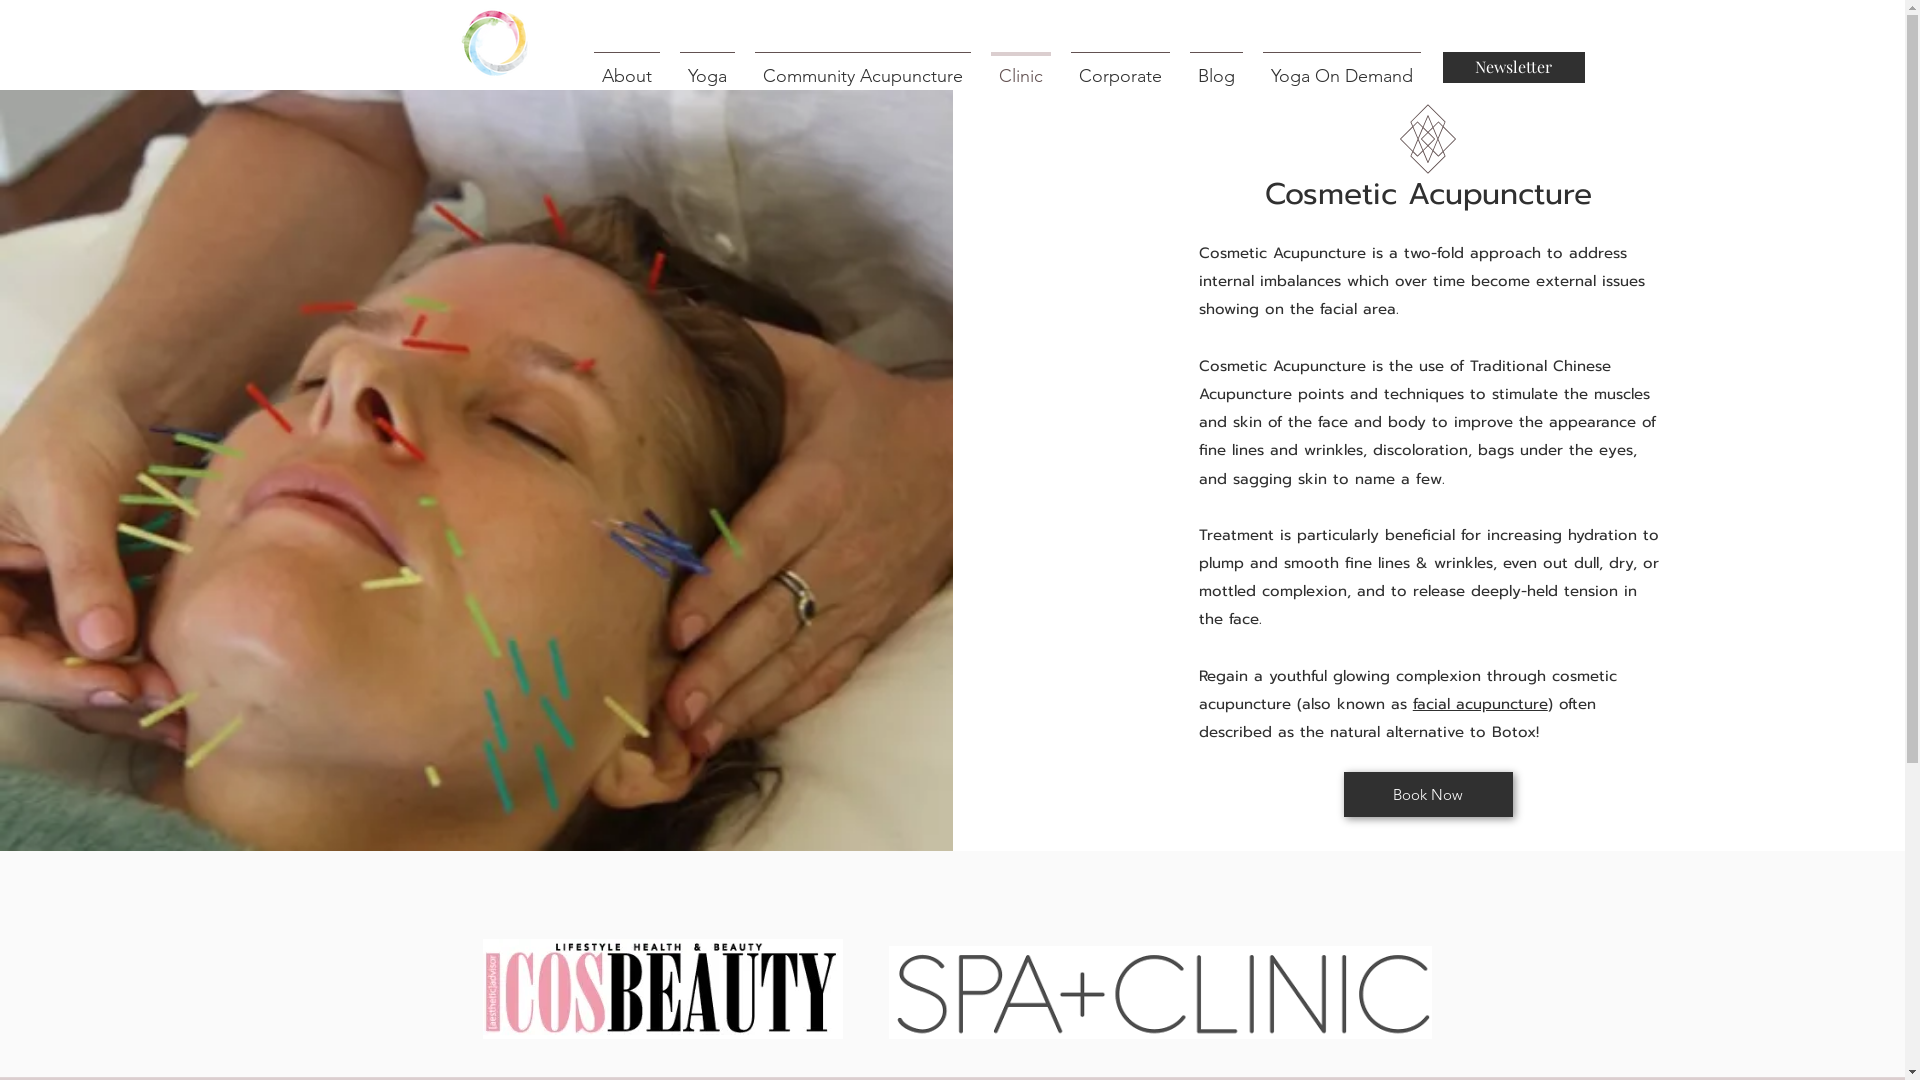 Image resolution: width=1920 pixels, height=1080 pixels. What do you see at coordinates (662, 987) in the screenshot?
I see `'CBMAA_LOGO-360x100-1.webp'` at bounding box center [662, 987].